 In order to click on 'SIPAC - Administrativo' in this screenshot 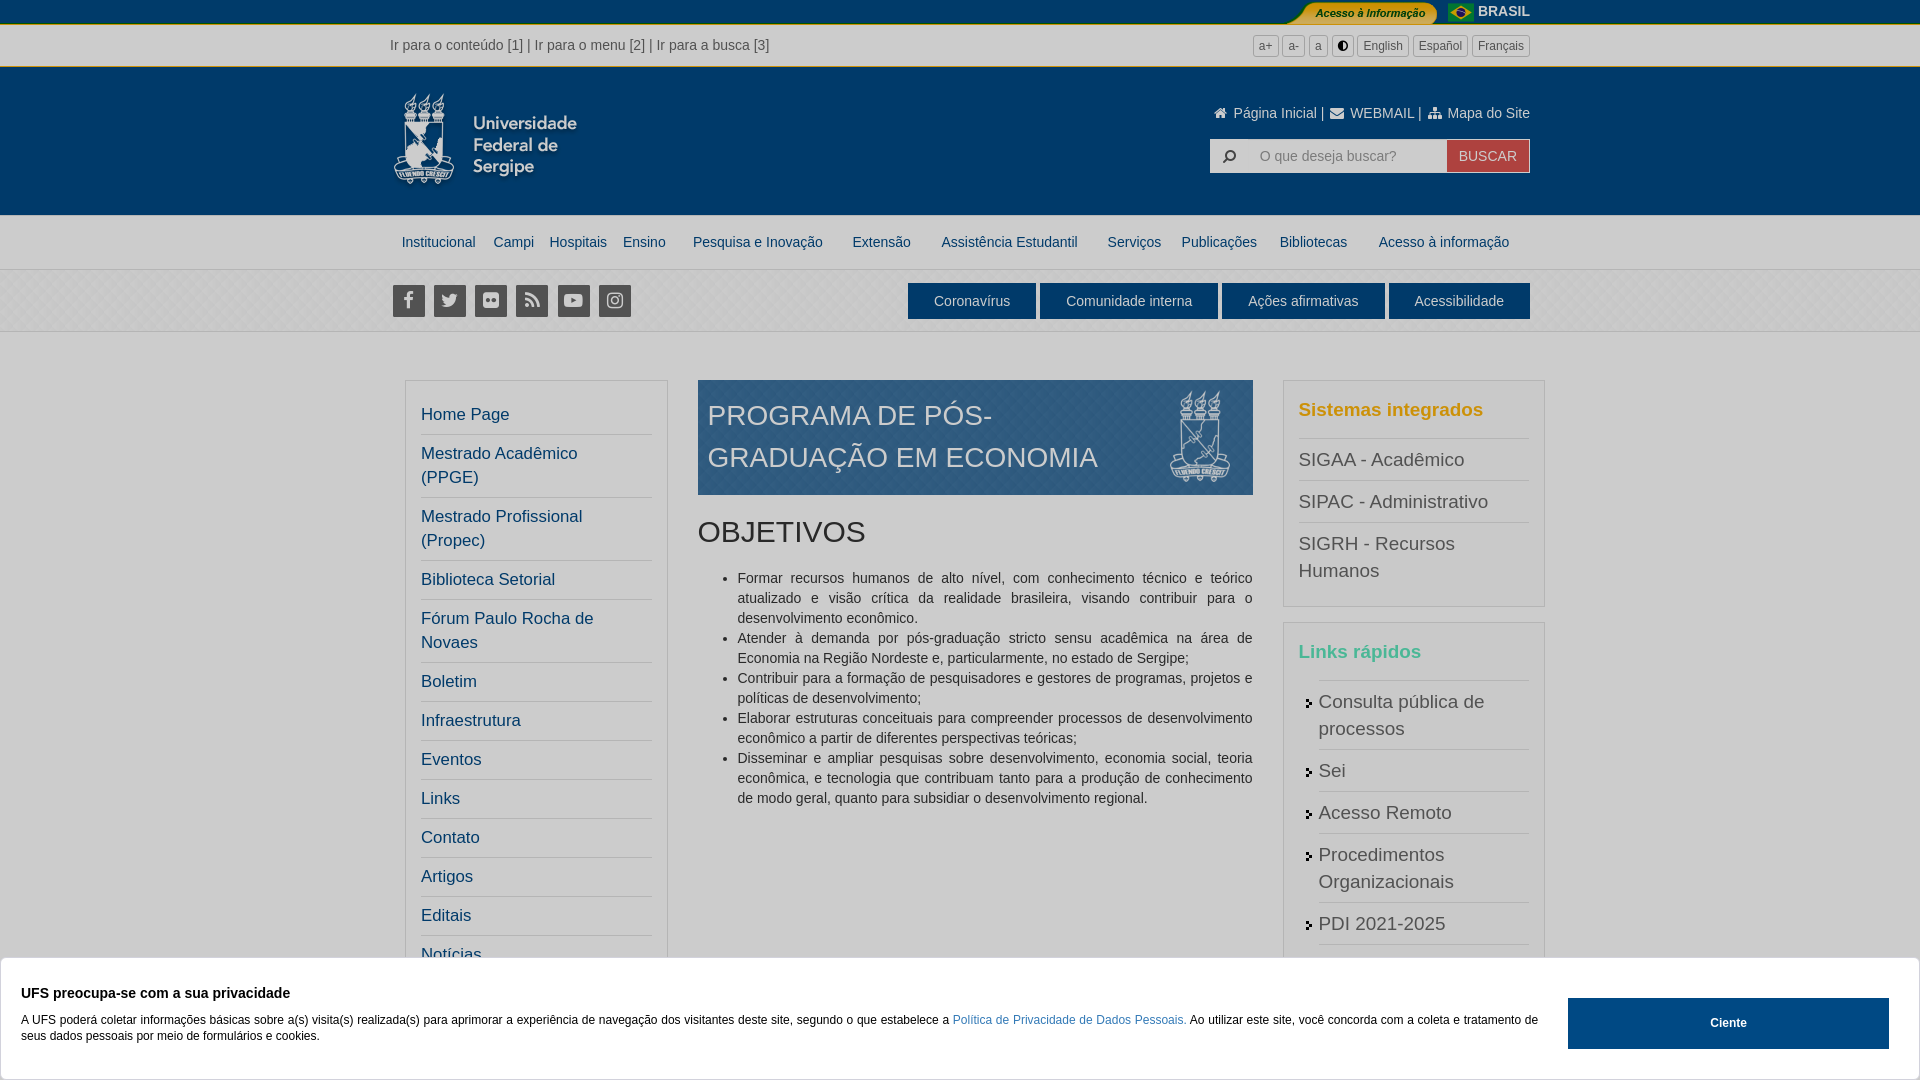, I will do `click(1391, 500)`.